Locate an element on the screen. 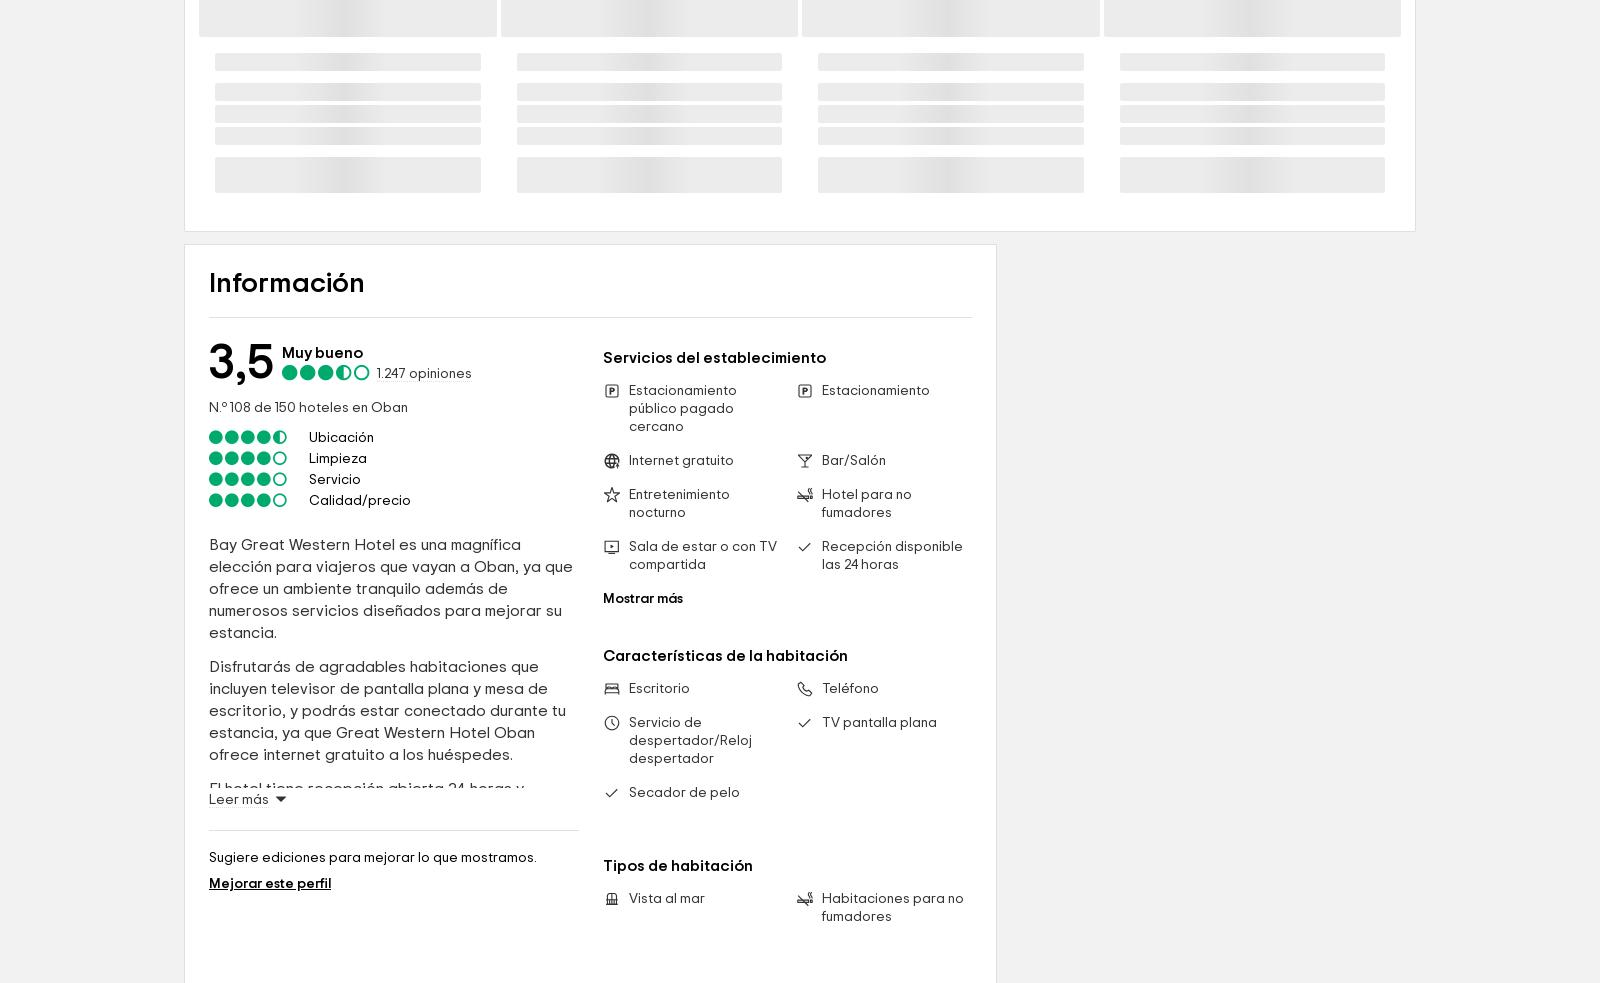 The image size is (1600, 983). 'Secador de pelo' is located at coordinates (683, 965).